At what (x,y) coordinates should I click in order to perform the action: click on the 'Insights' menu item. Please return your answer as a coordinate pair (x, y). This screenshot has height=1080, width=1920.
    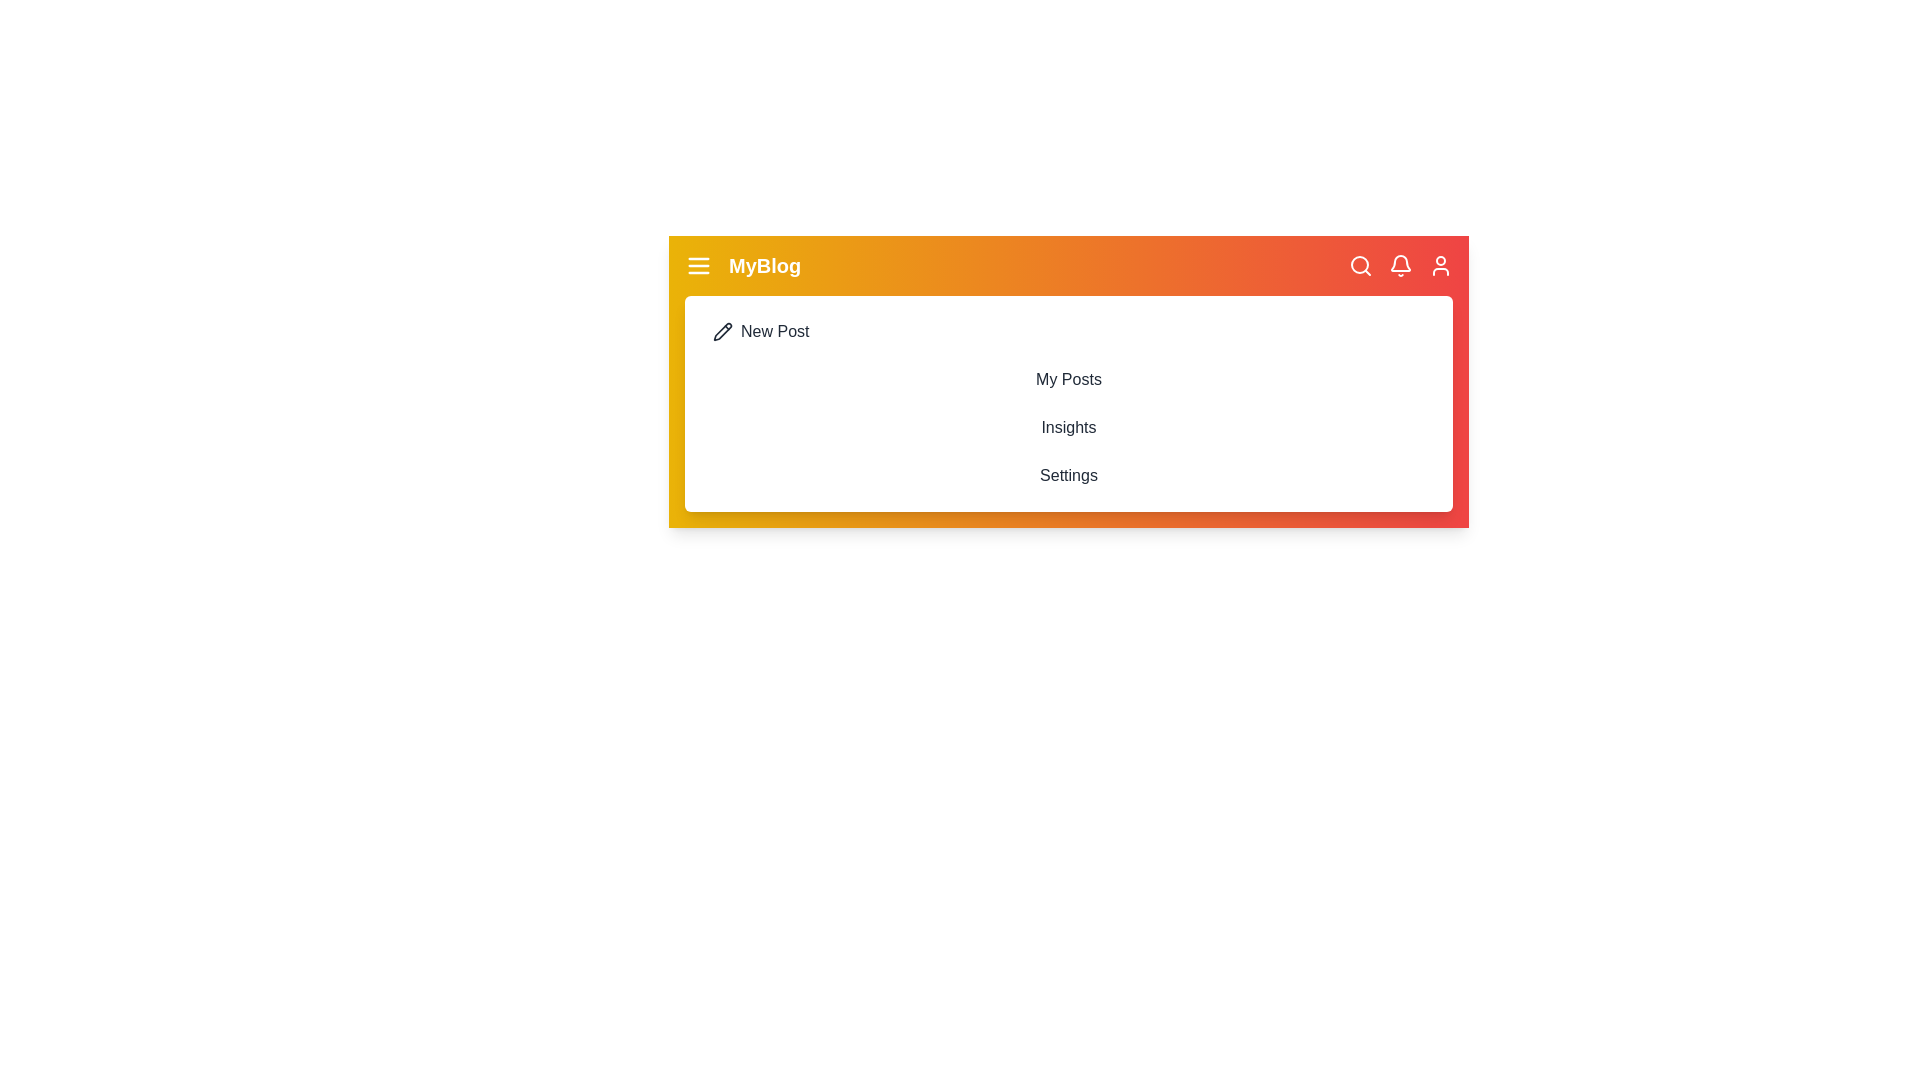
    Looking at the image, I should click on (1068, 427).